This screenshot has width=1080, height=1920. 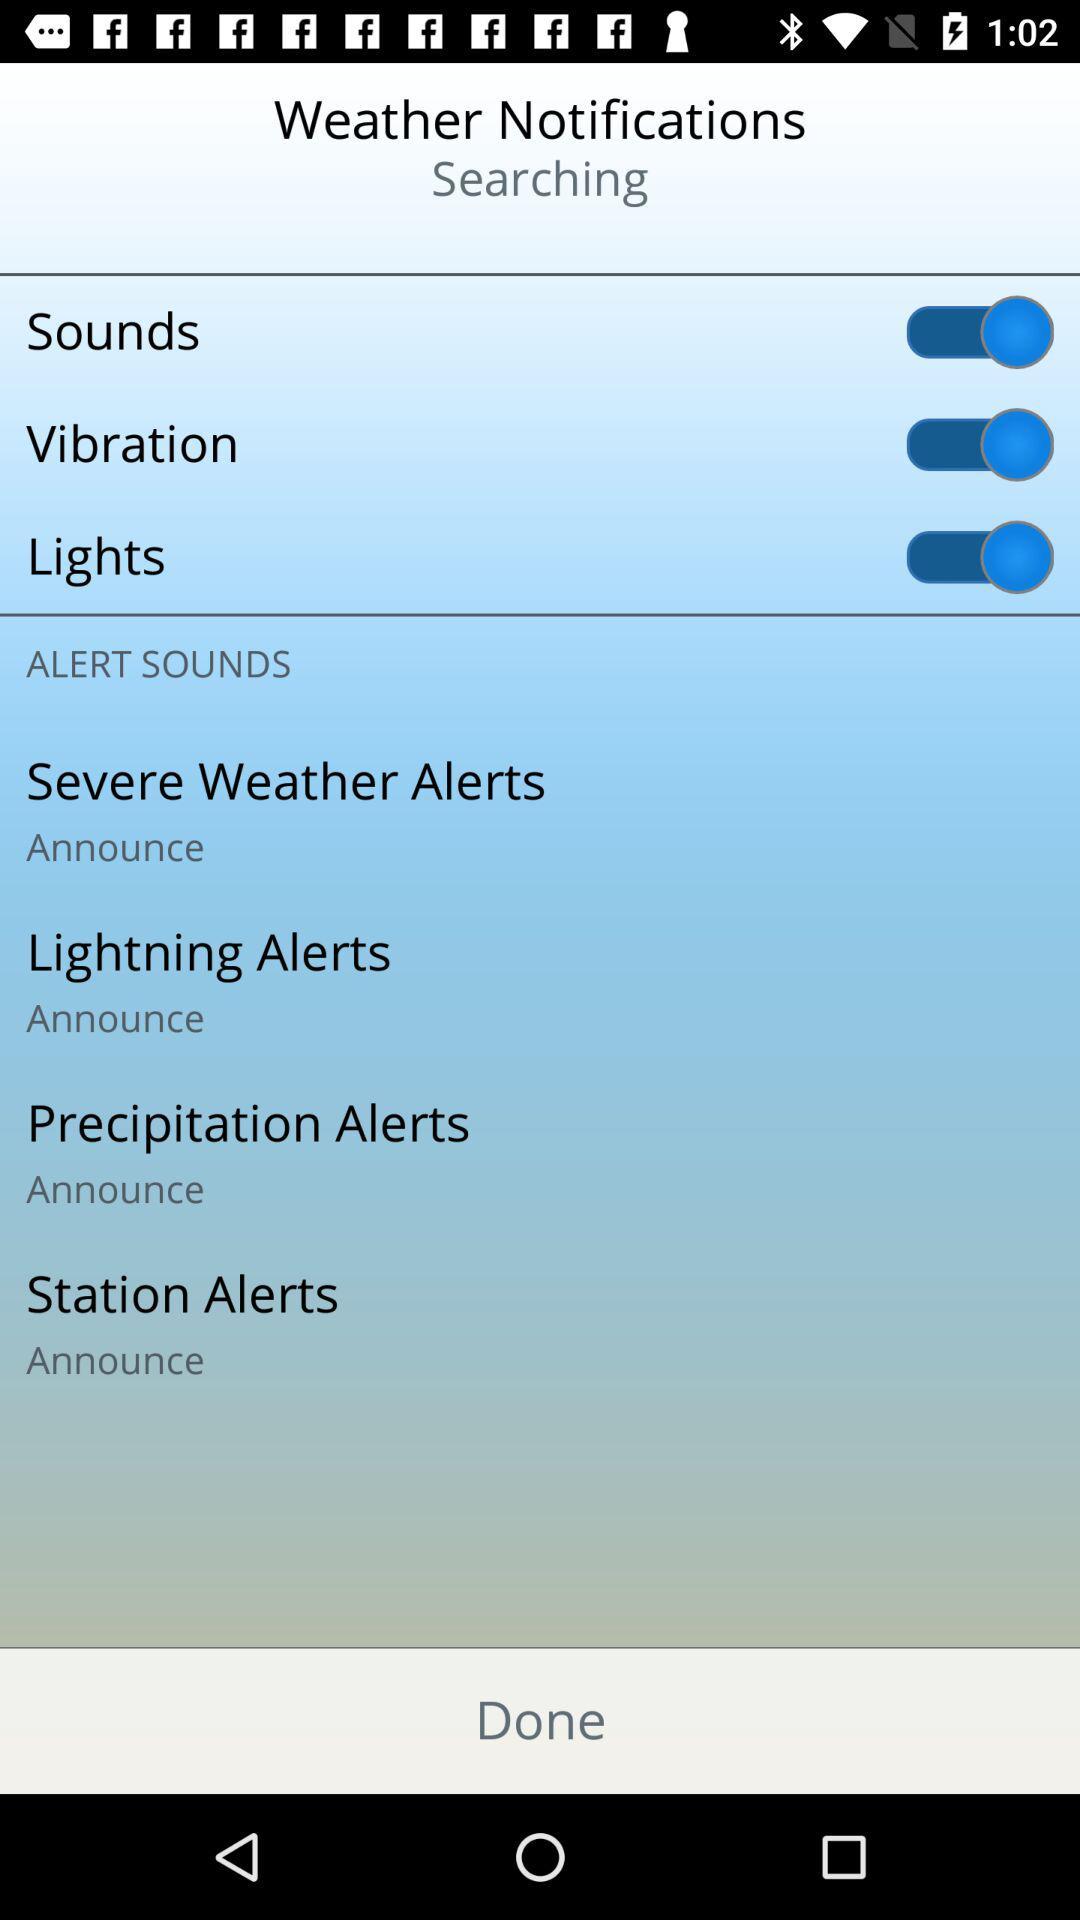 What do you see at coordinates (131, 240) in the screenshot?
I see `the icon to the left of searching item` at bounding box center [131, 240].